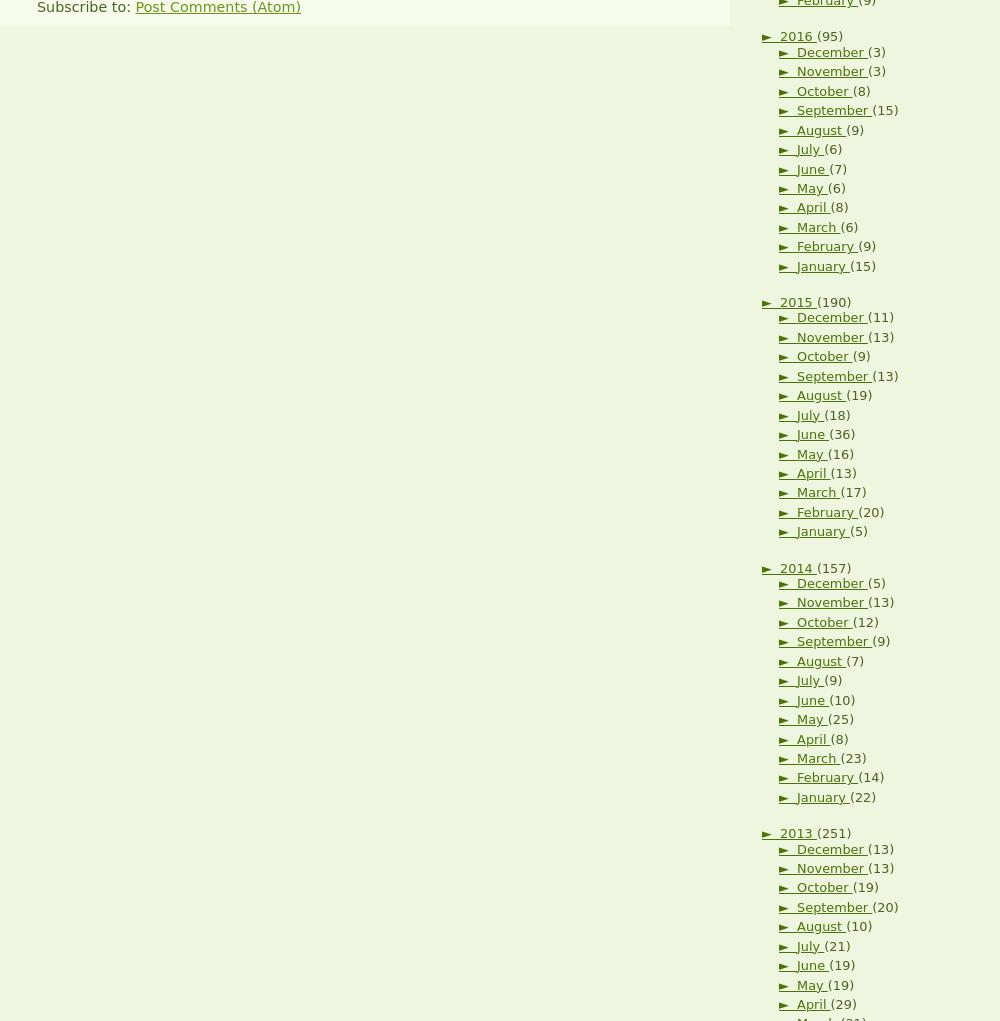 The height and width of the screenshot is (1021, 1000). Describe the element at coordinates (852, 757) in the screenshot. I see `'(23)'` at that location.